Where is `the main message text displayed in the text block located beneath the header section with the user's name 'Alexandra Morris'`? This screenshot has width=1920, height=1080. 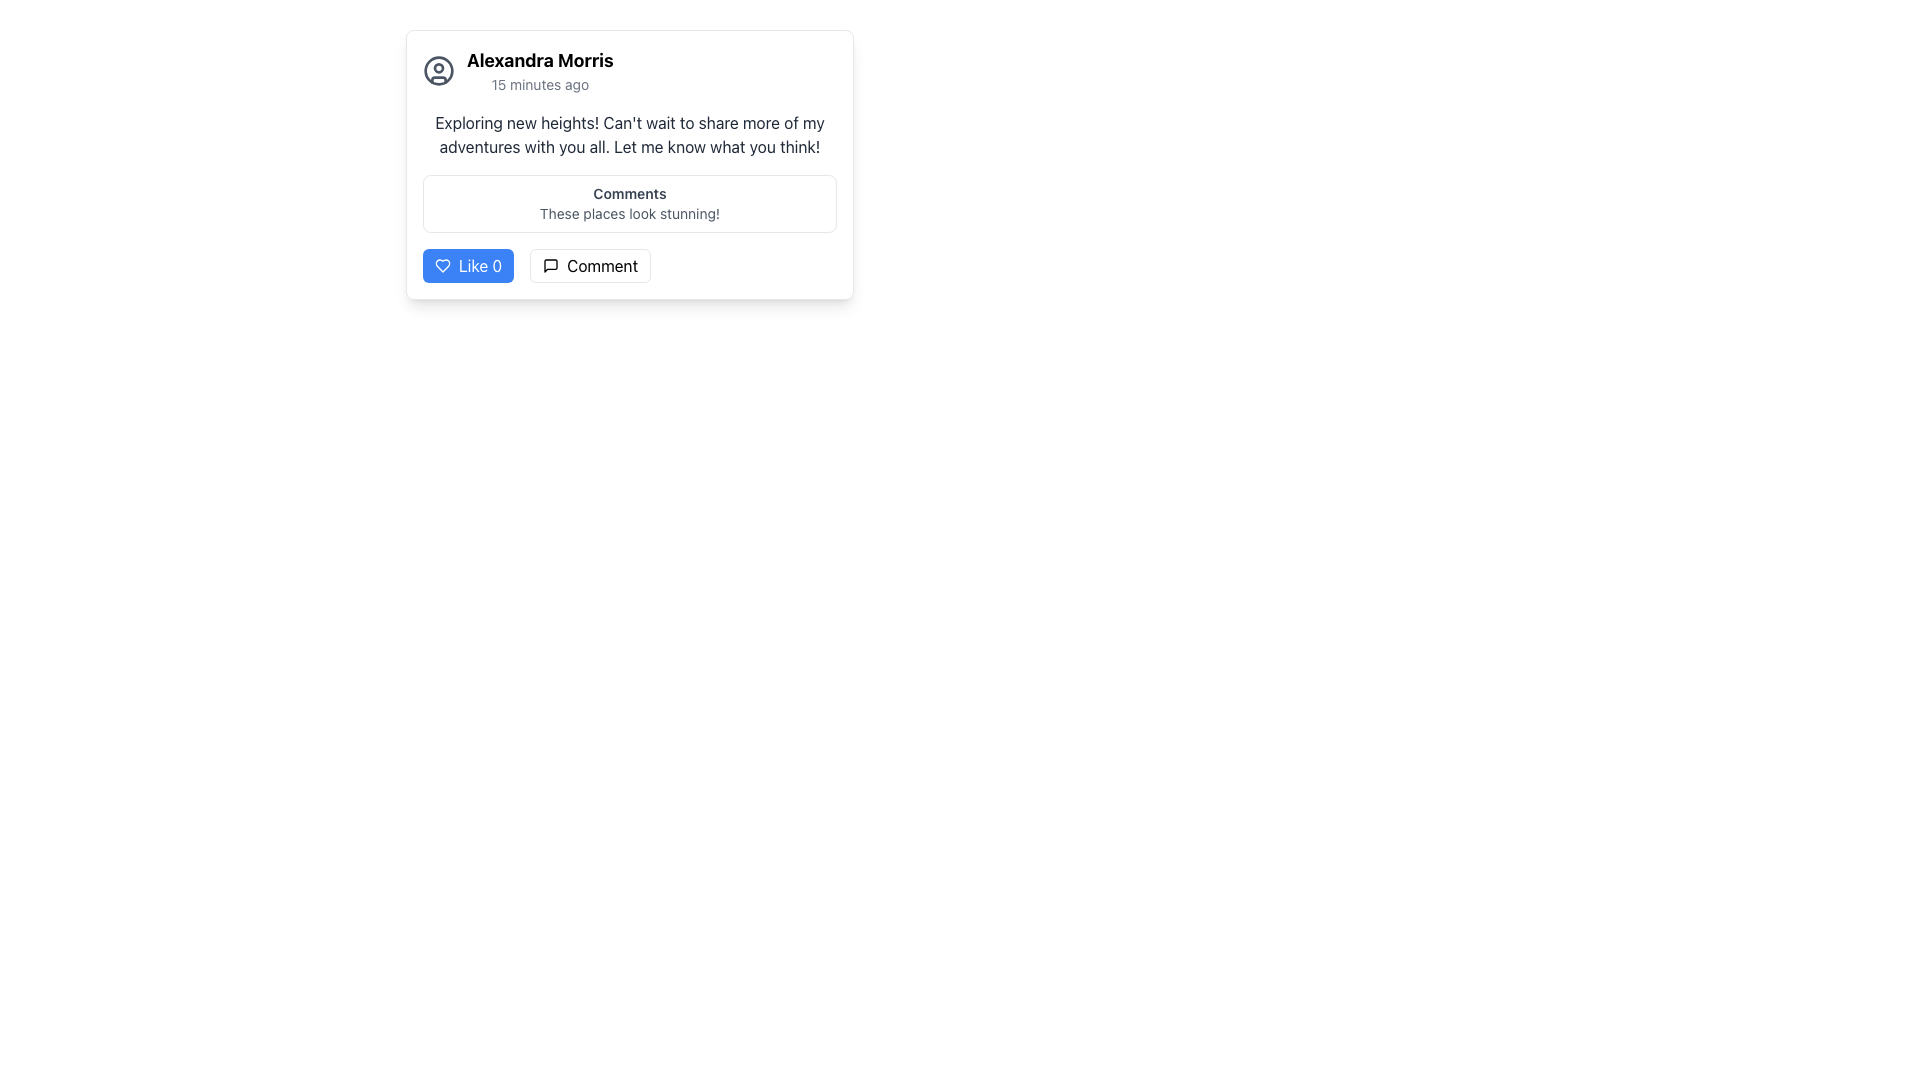
the main message text displayed in the text block located beneath the header section with the user's name 'Alexandra Morris' is located at coordinates (628, 135).